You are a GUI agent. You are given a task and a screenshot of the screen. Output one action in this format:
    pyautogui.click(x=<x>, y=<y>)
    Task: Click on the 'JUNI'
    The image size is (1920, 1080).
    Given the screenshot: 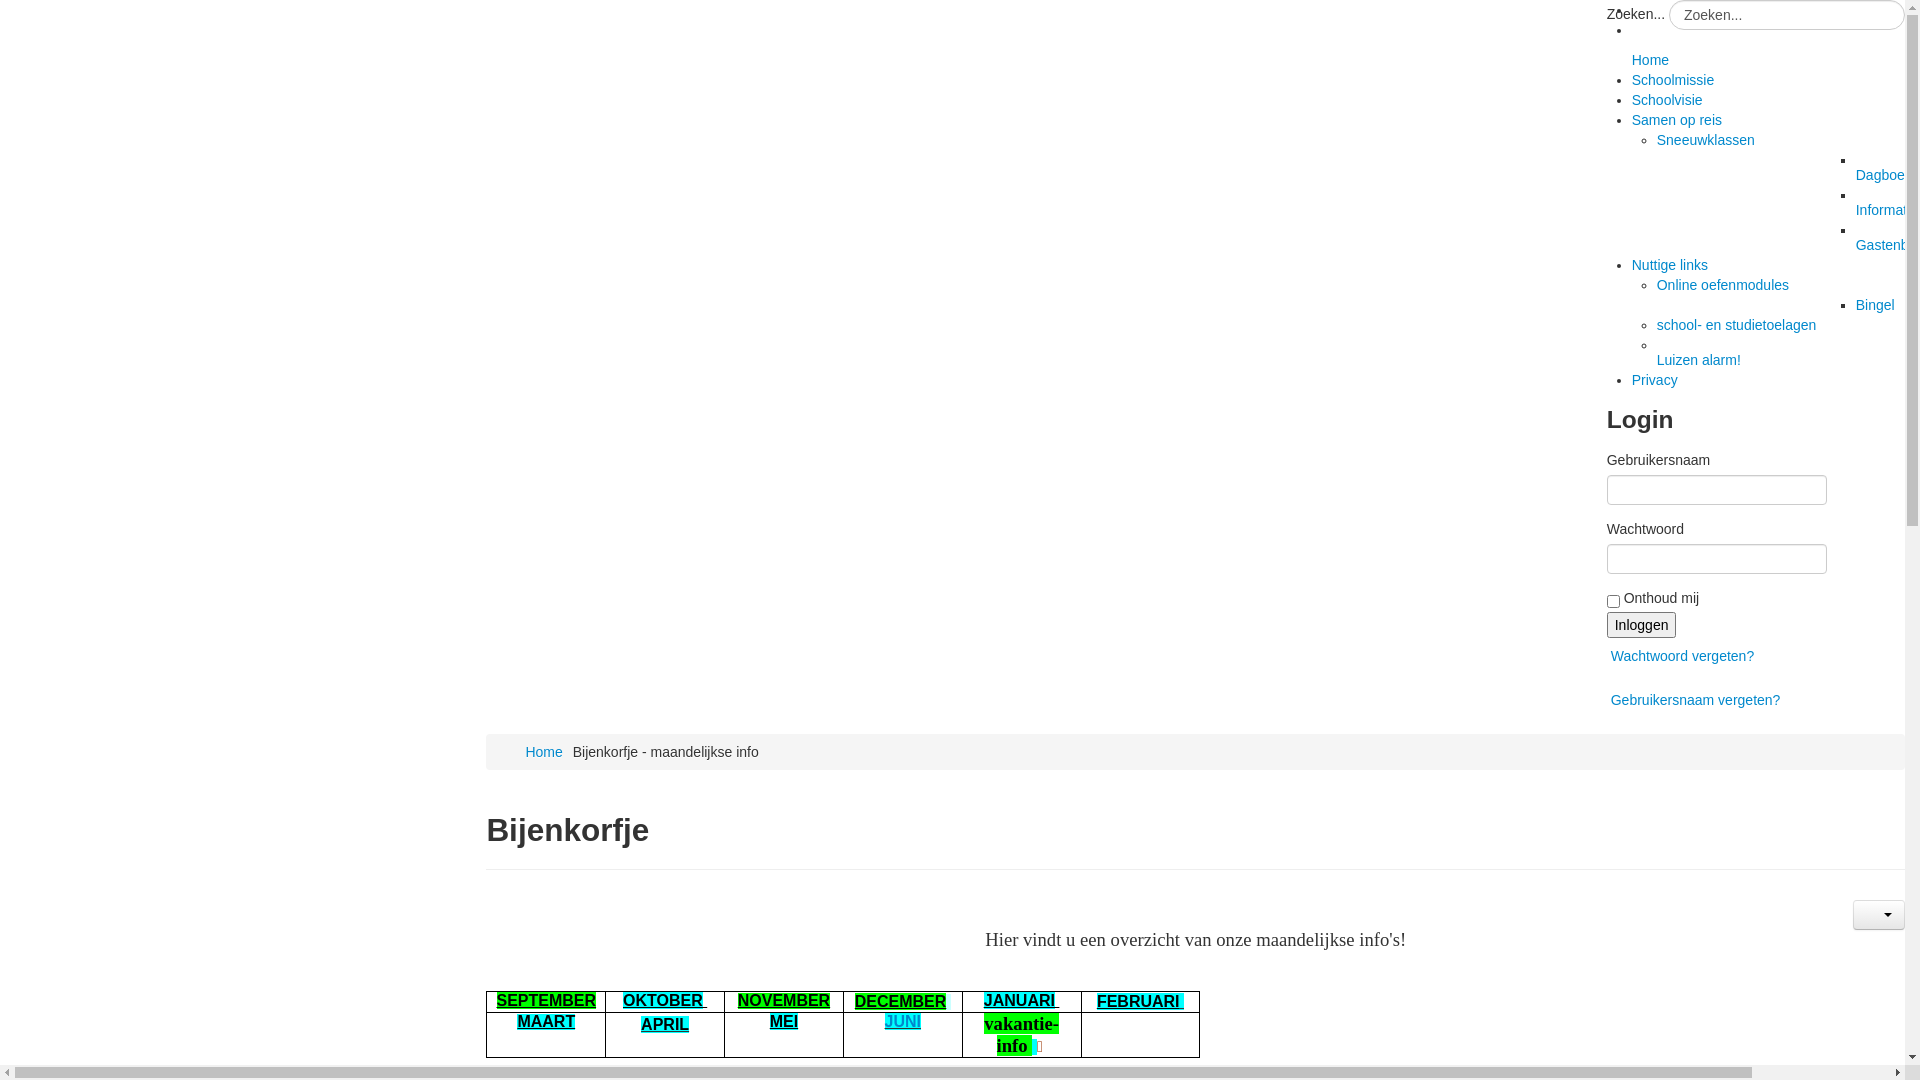 What is the action you would take?
    pyautogui.click(x=901, y=1021)
    